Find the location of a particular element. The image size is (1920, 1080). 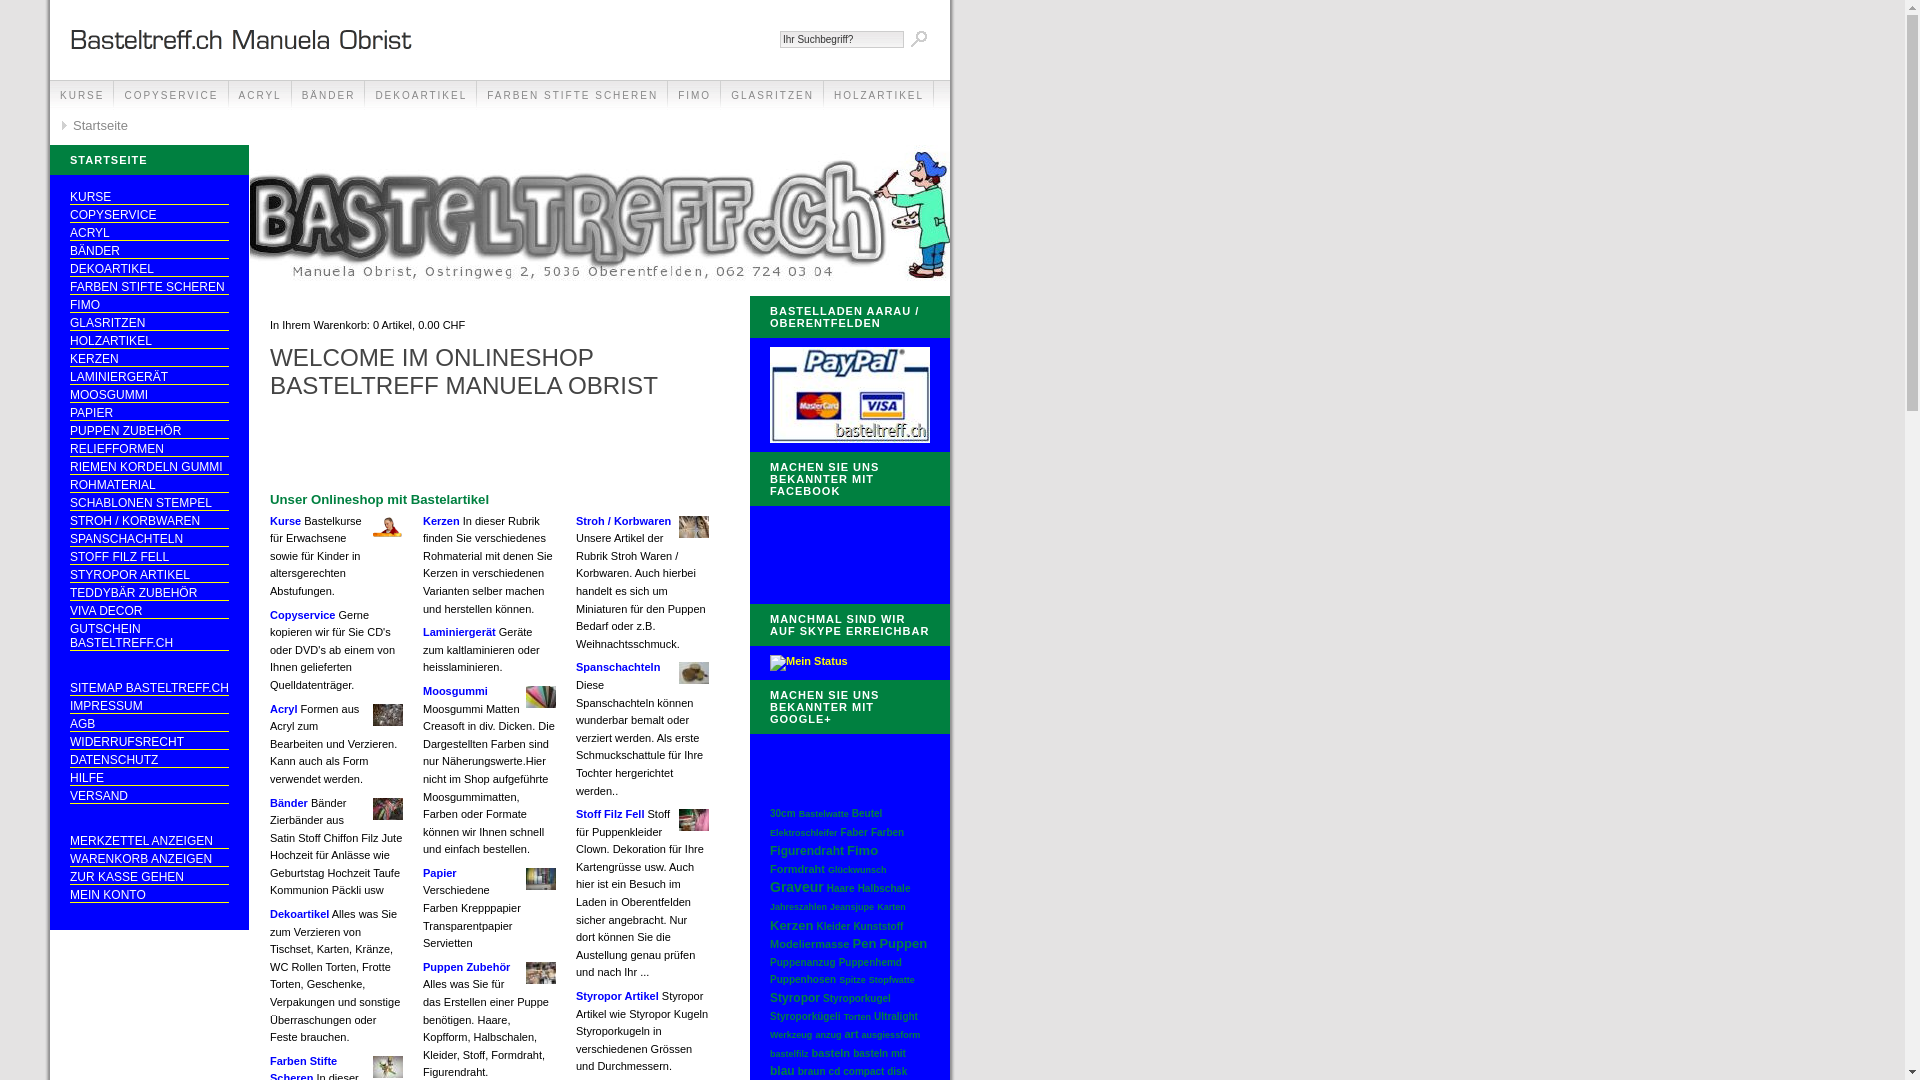

'SCHABLONEN STEMPEL' is located at coordinates (148, 502).